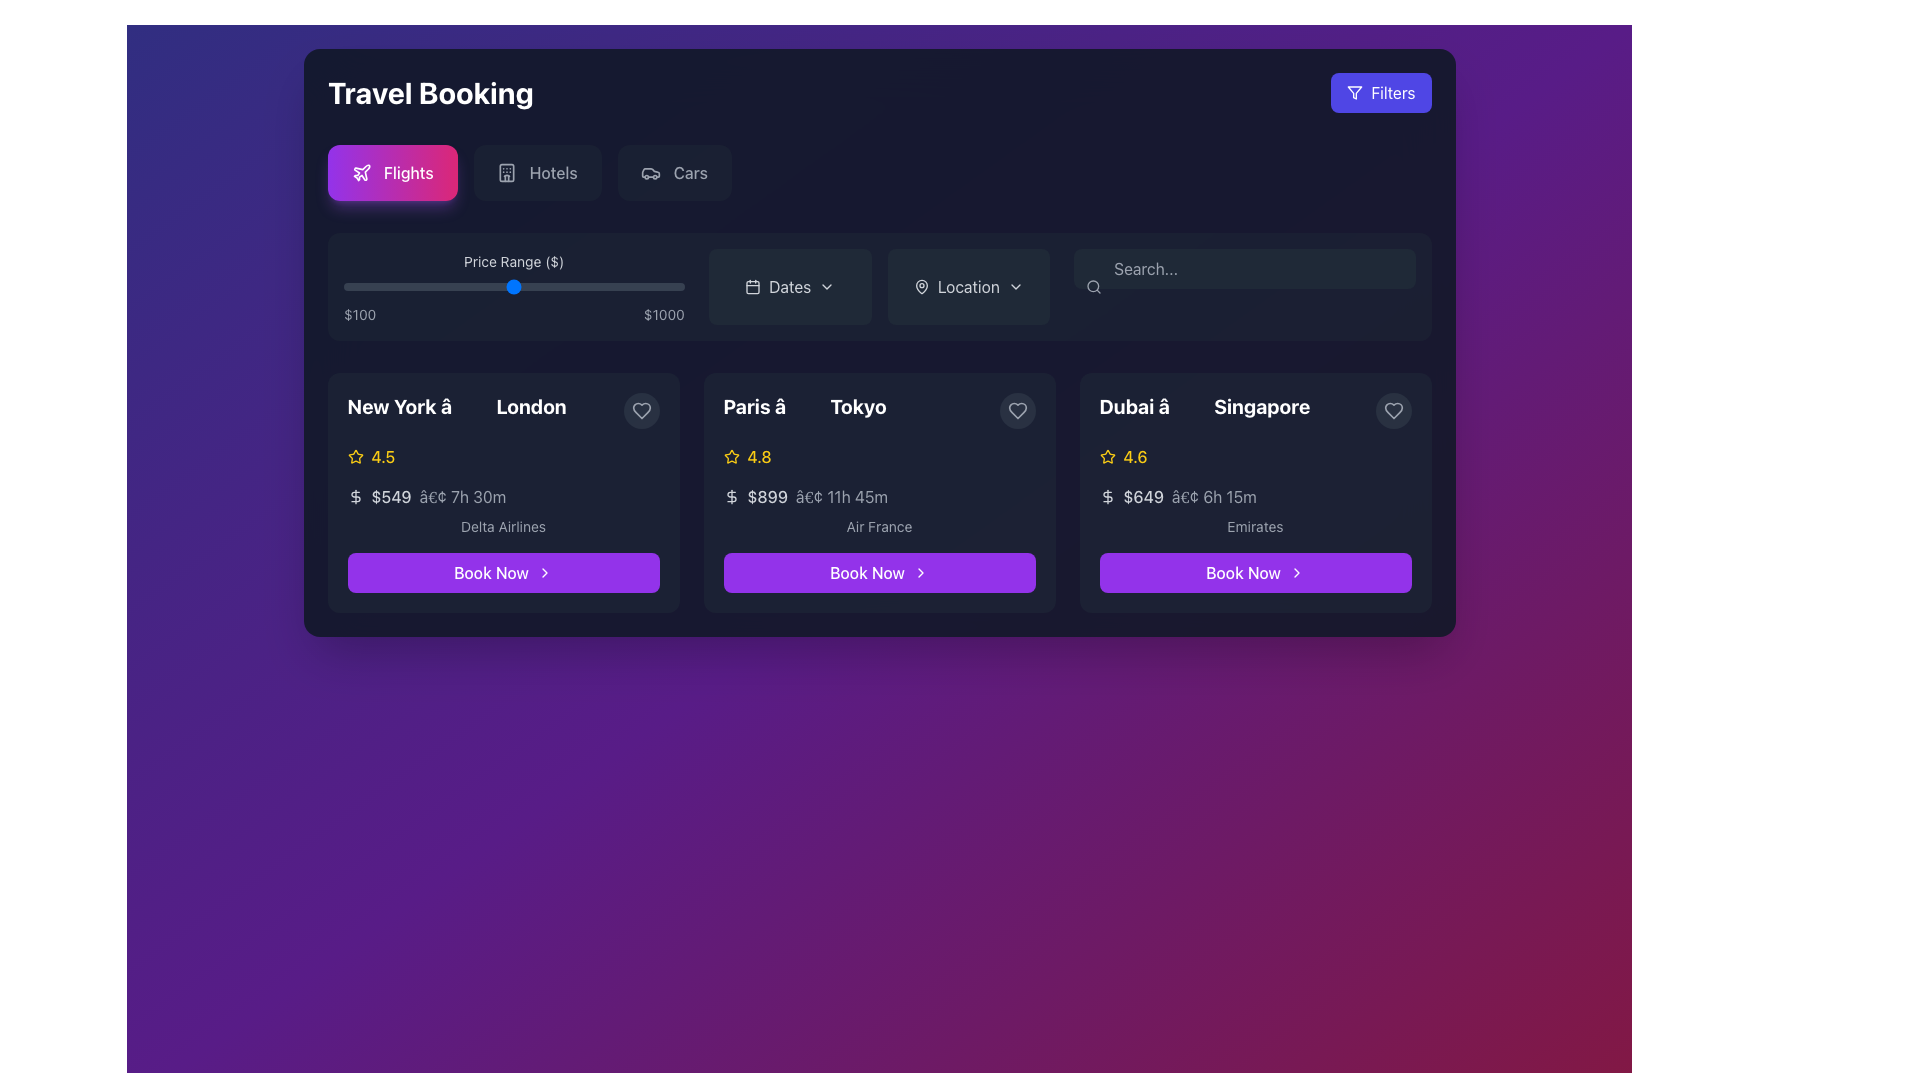 The image size is (1920, 1080). What do you see at coordinates (827, 286) in the screenshot?
I see `the Dropdown indicator icon located to the right of the calendar icon and text labeled 'Dates'` at bounding box center [827, 286].